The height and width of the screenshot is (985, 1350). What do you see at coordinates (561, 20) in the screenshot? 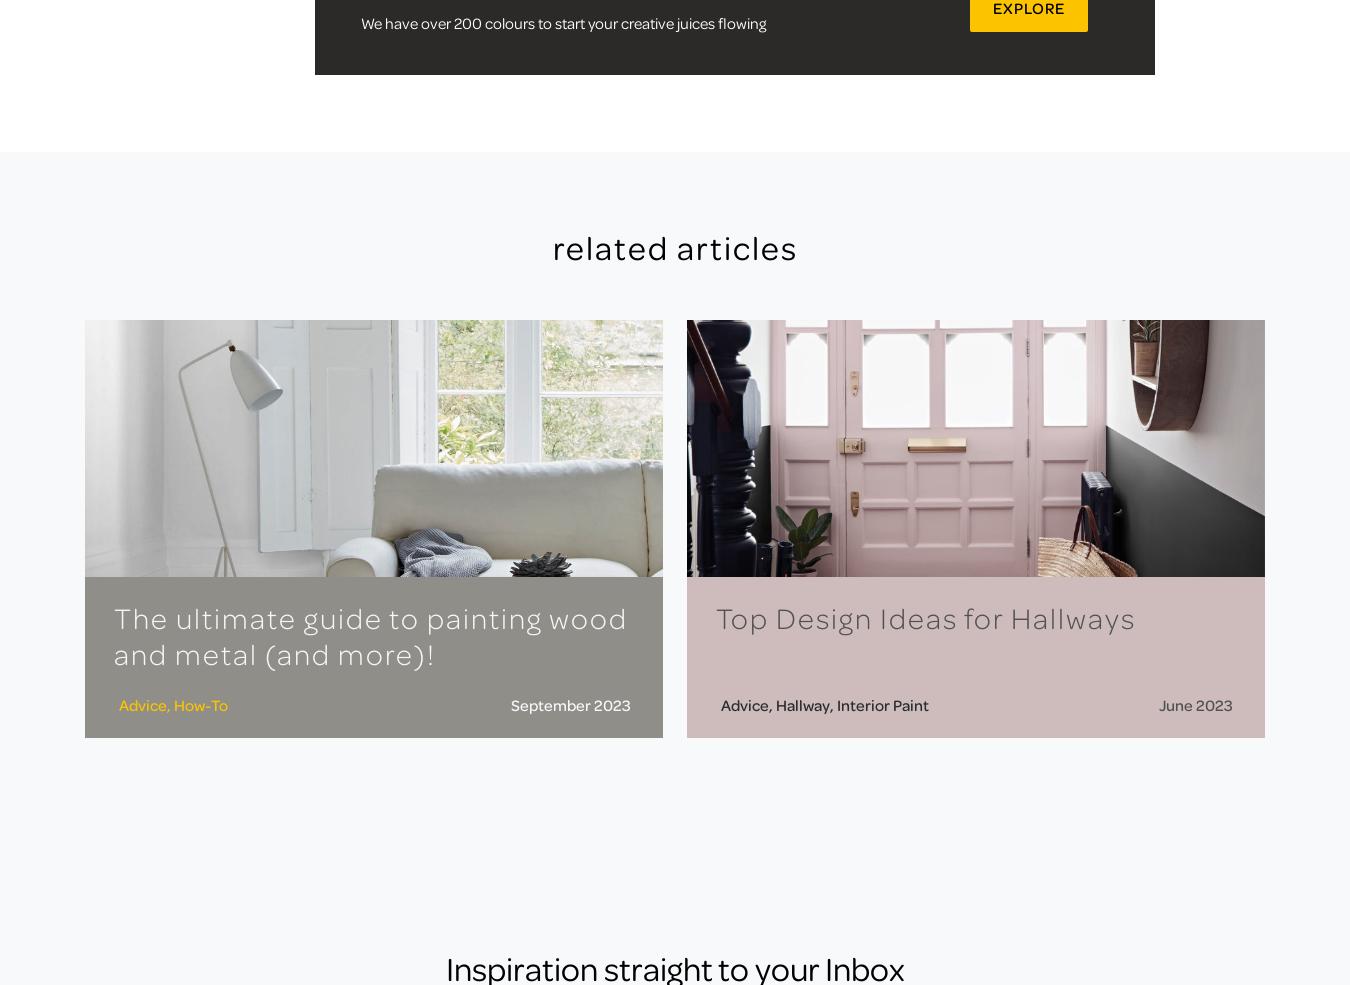
I see `'We have over 200 colours to start your creative juices flowing'` at bounding box center [561, 20].